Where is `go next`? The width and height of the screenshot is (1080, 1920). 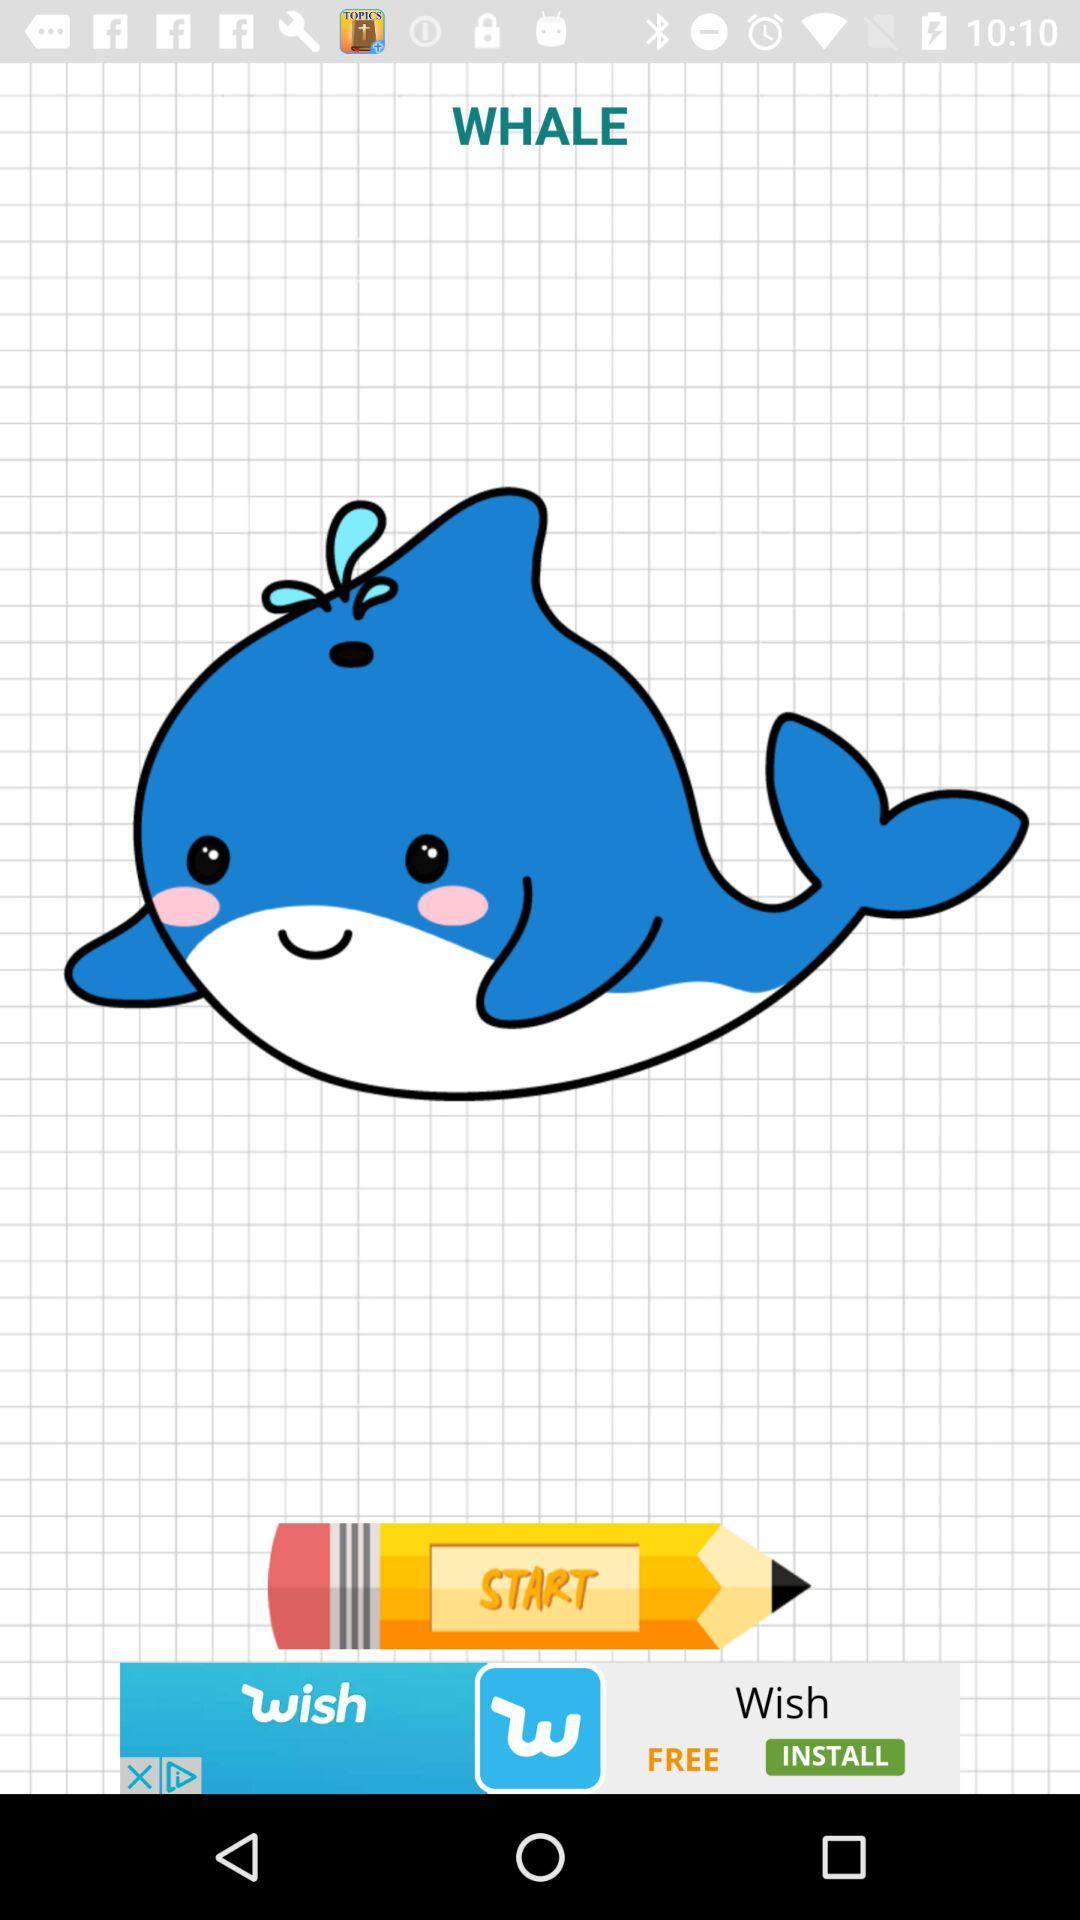 go next is located at coordinates (538, 1585).